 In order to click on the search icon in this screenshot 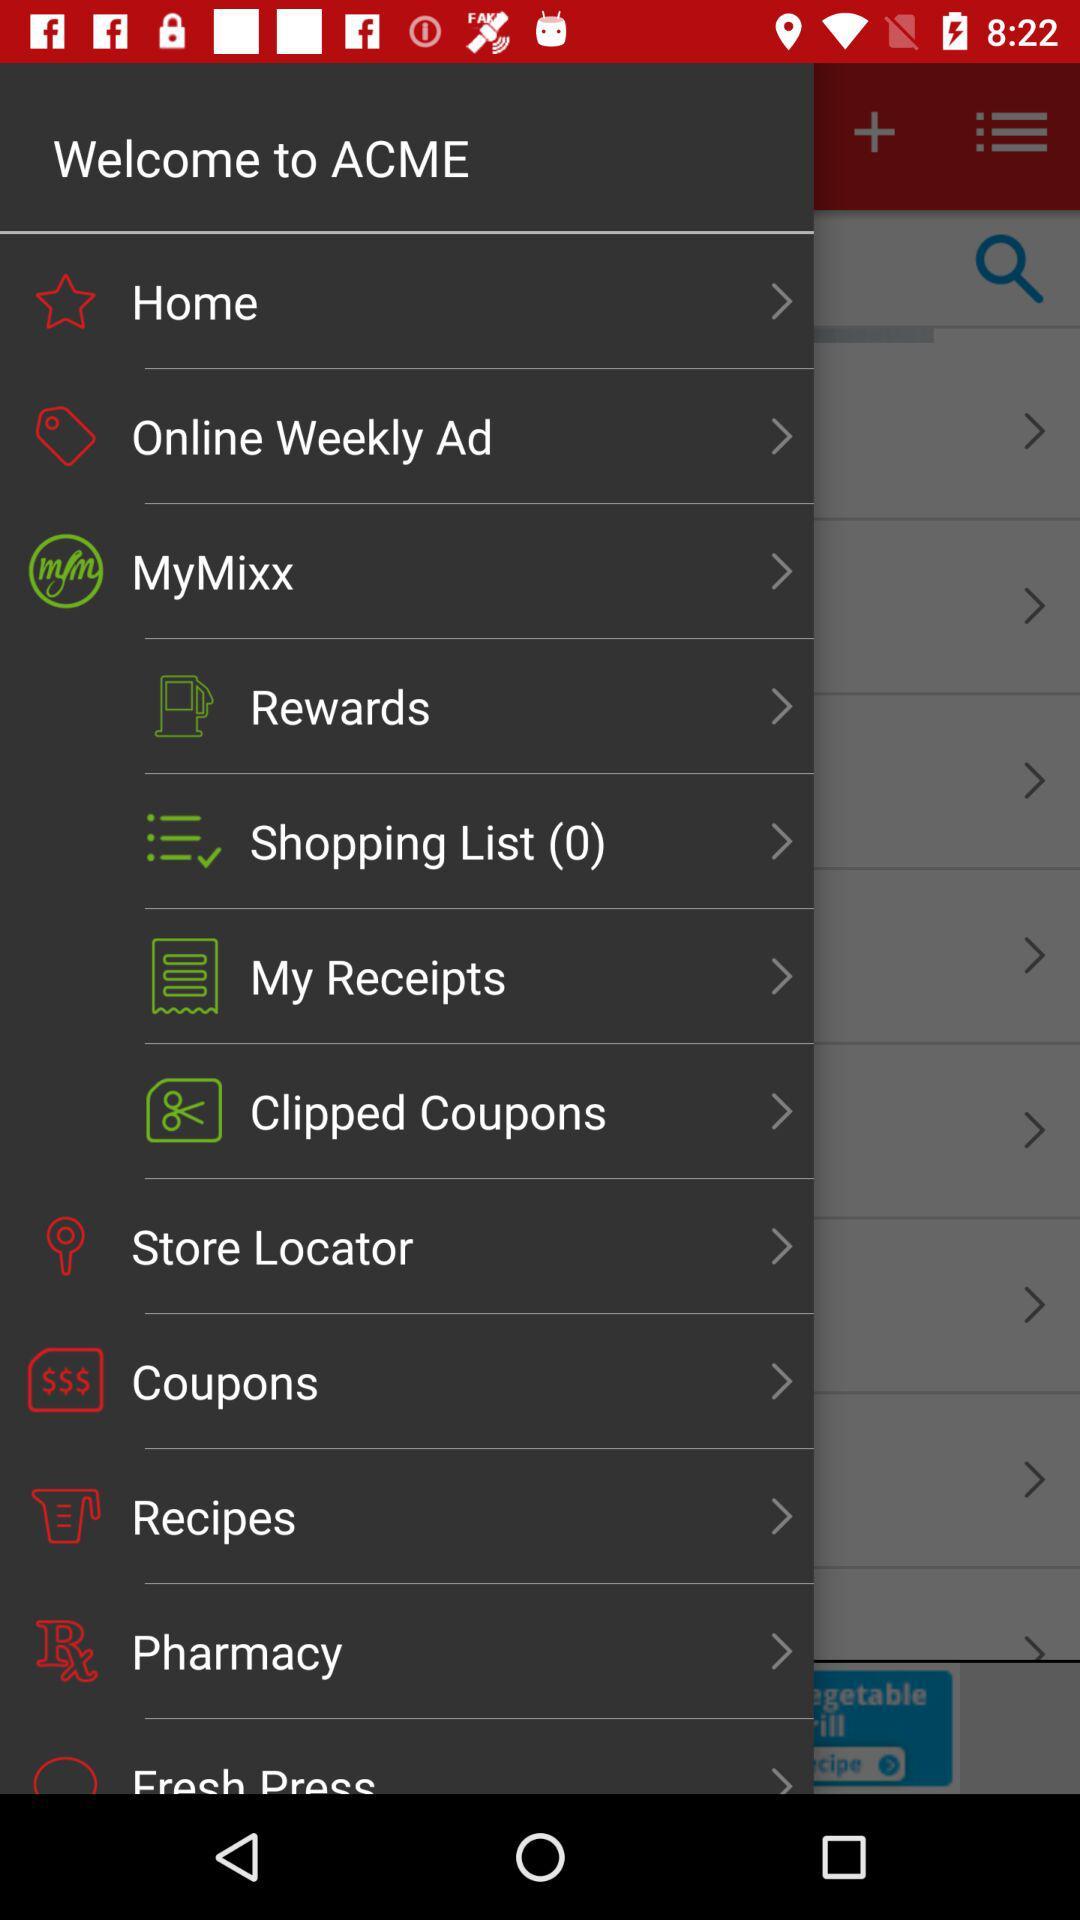, I will do `click(1010, 268)`.